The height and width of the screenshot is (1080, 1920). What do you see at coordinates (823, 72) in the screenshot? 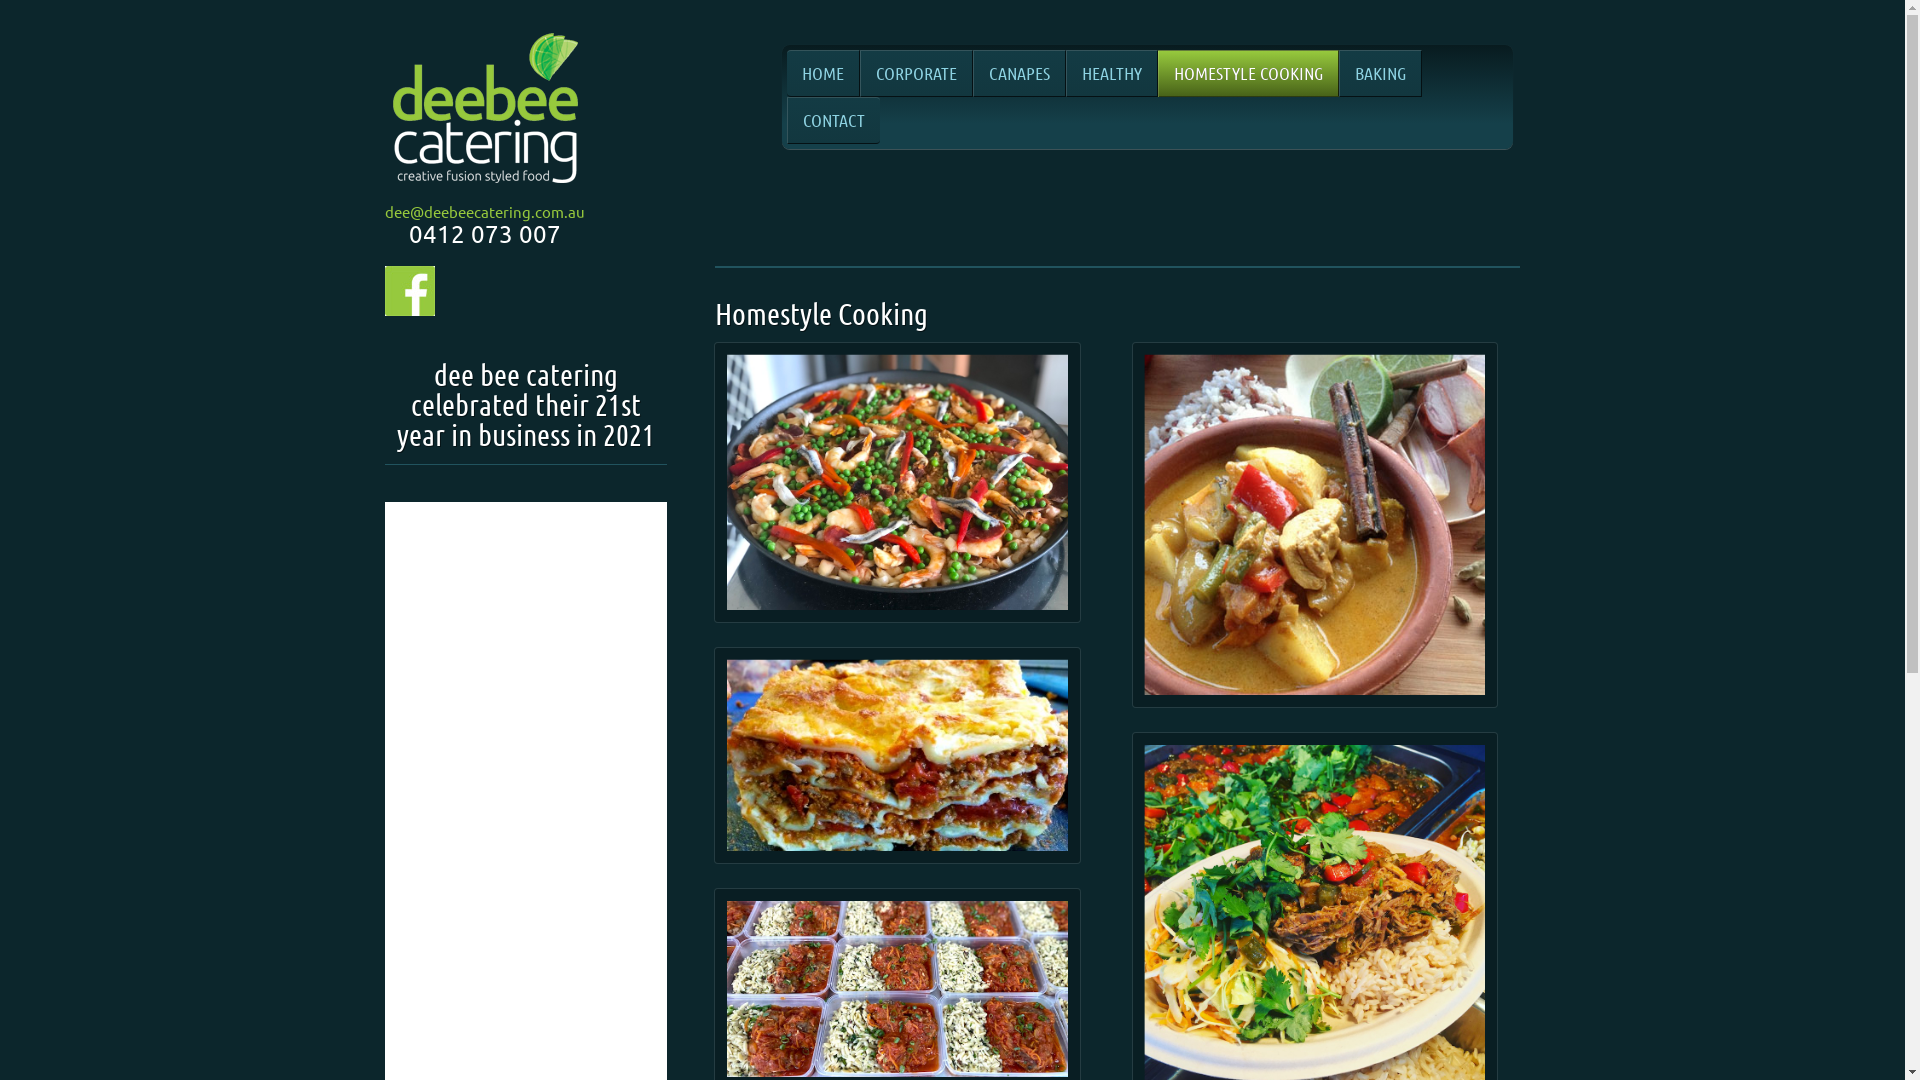
I see `'HOME'` at bounding box center [823, 72].